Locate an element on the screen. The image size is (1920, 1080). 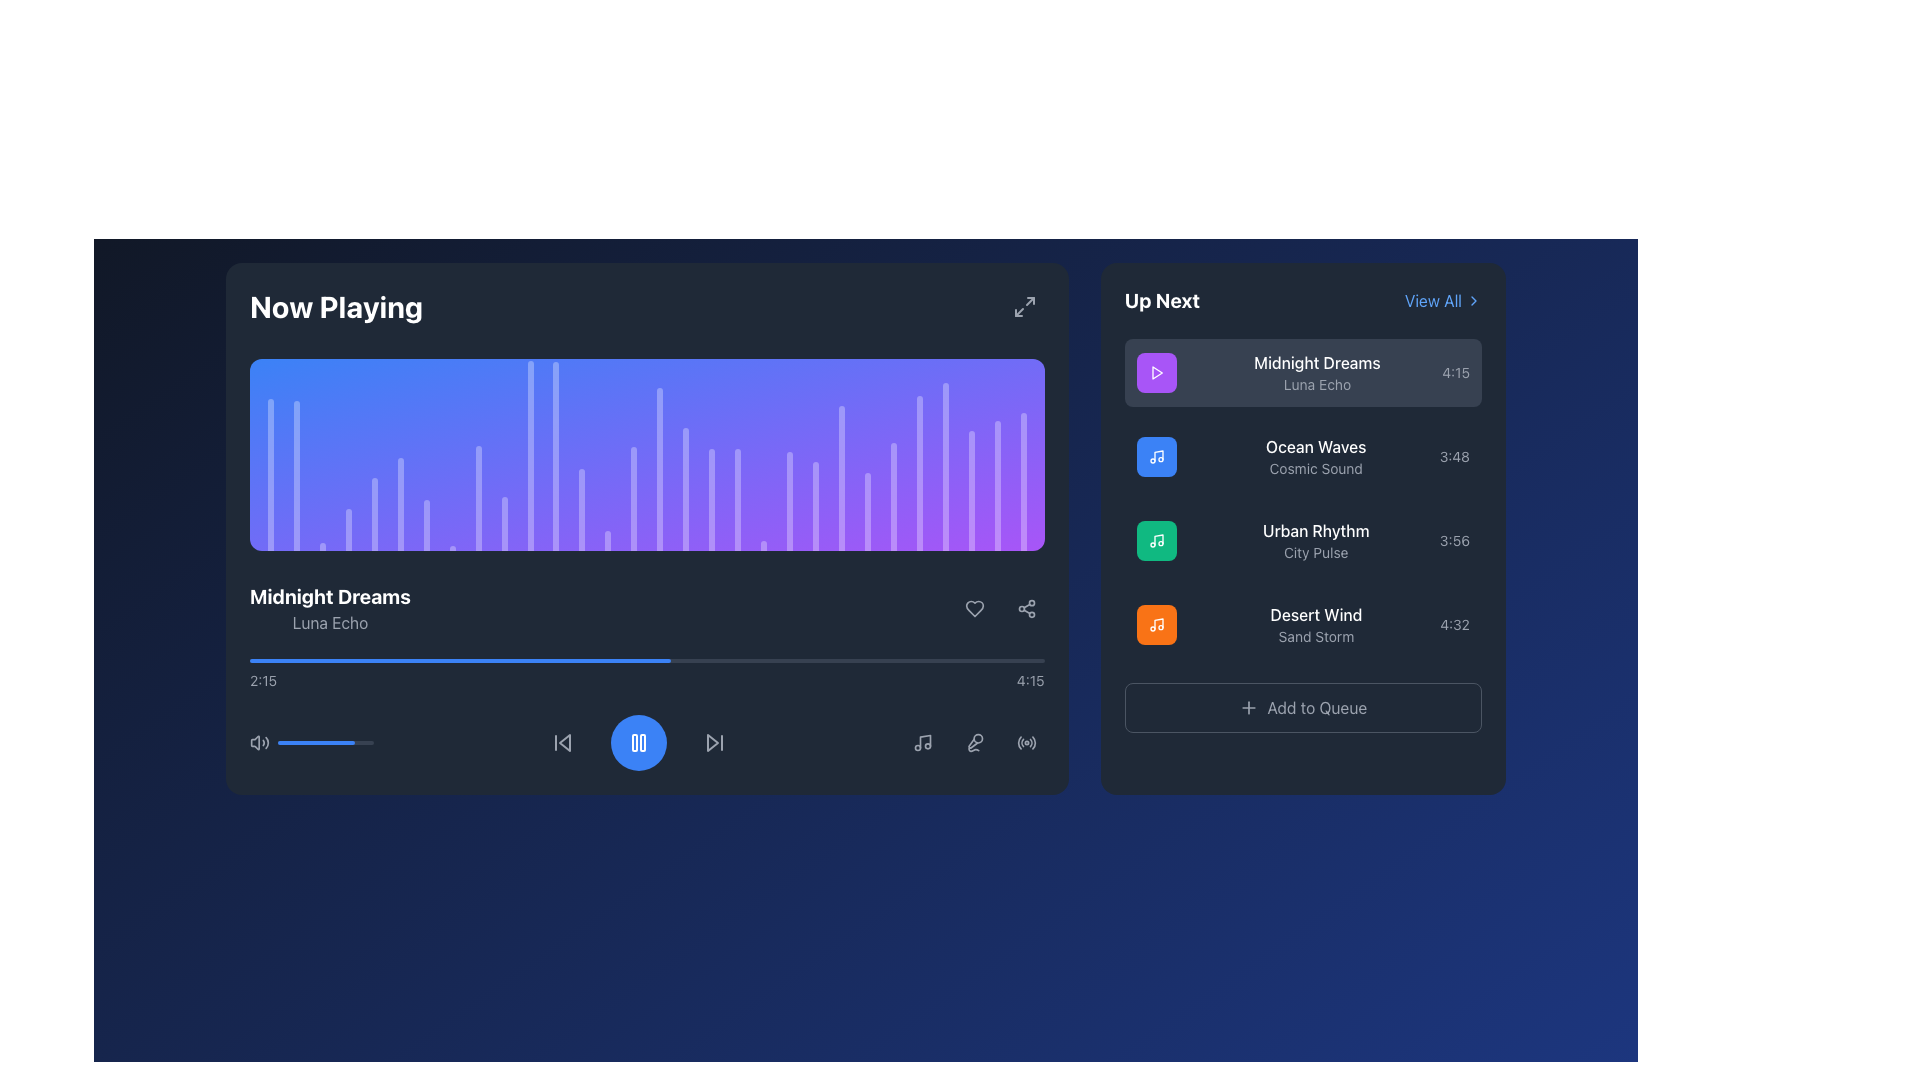
the volume is located at coordinates (338, 743).